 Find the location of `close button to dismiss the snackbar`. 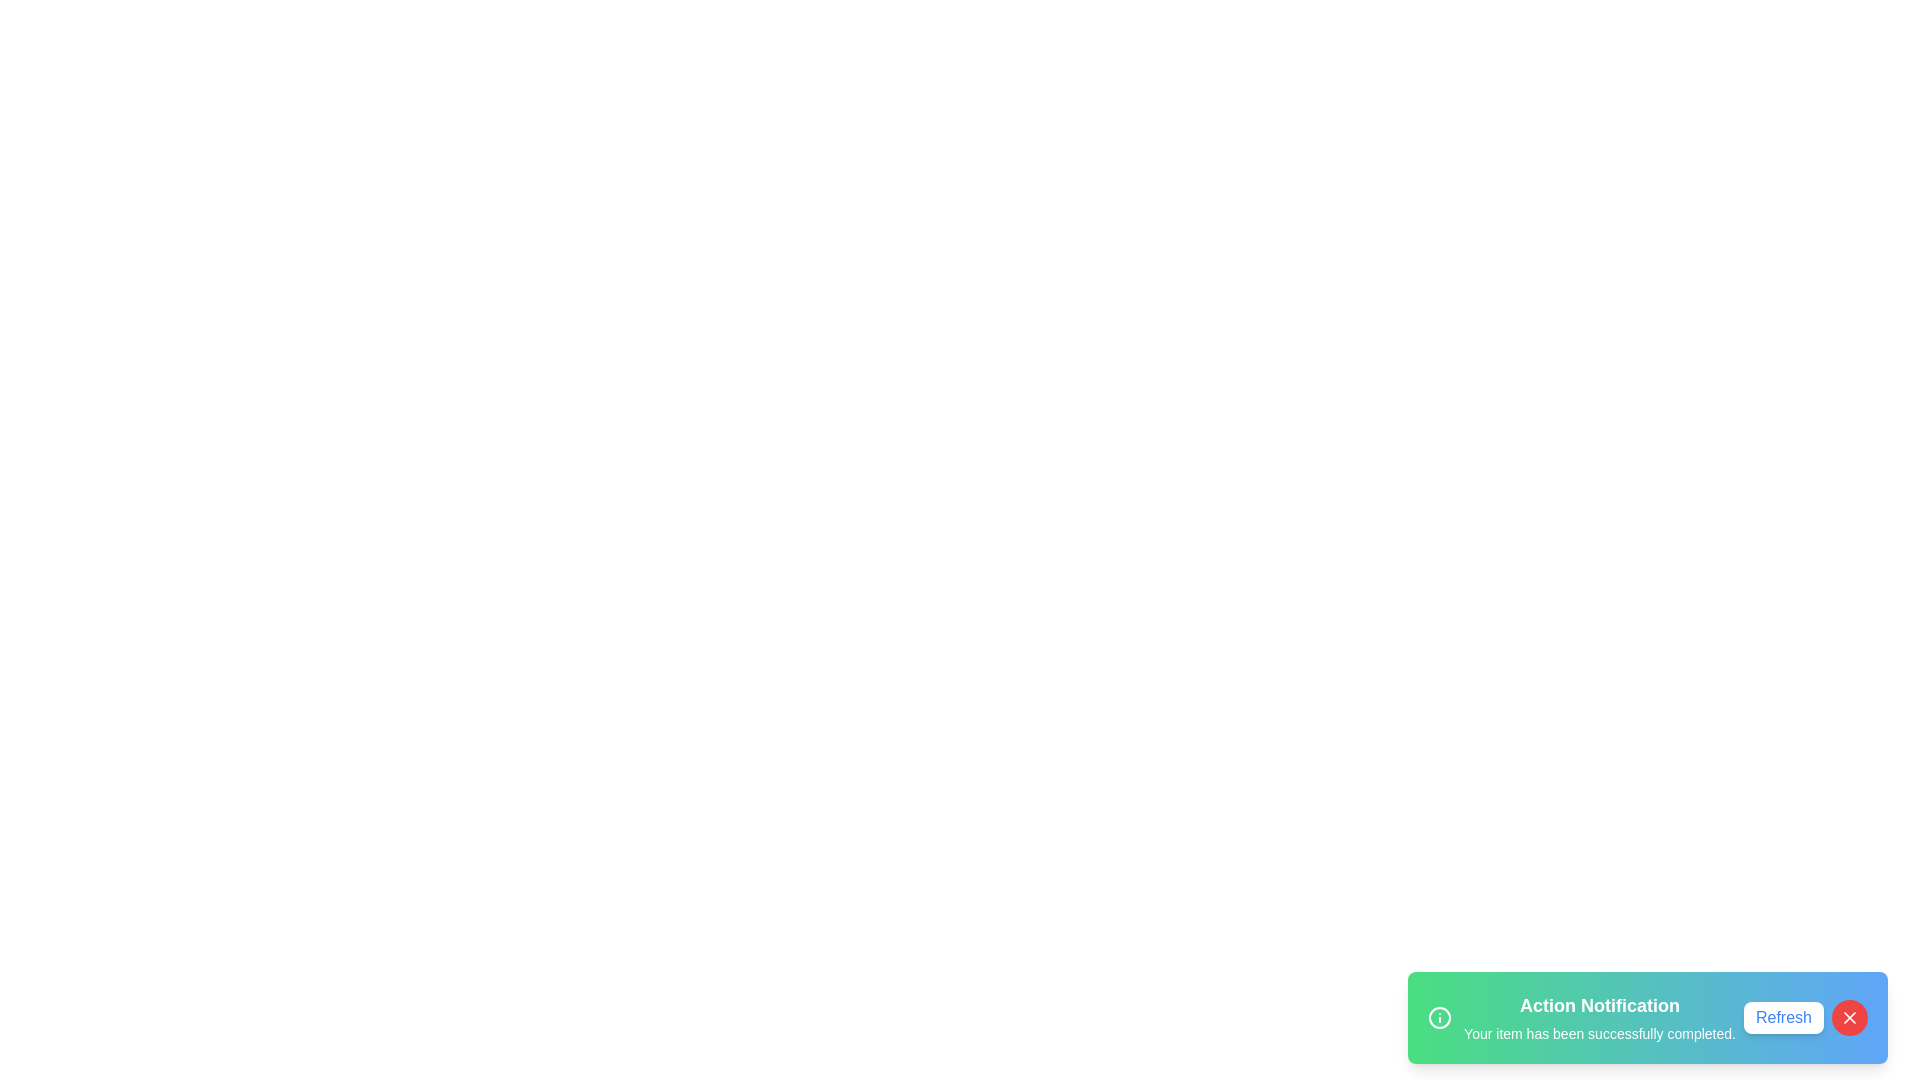

close button to dismiss the snackbar is located at coordinates (1848, 1018).